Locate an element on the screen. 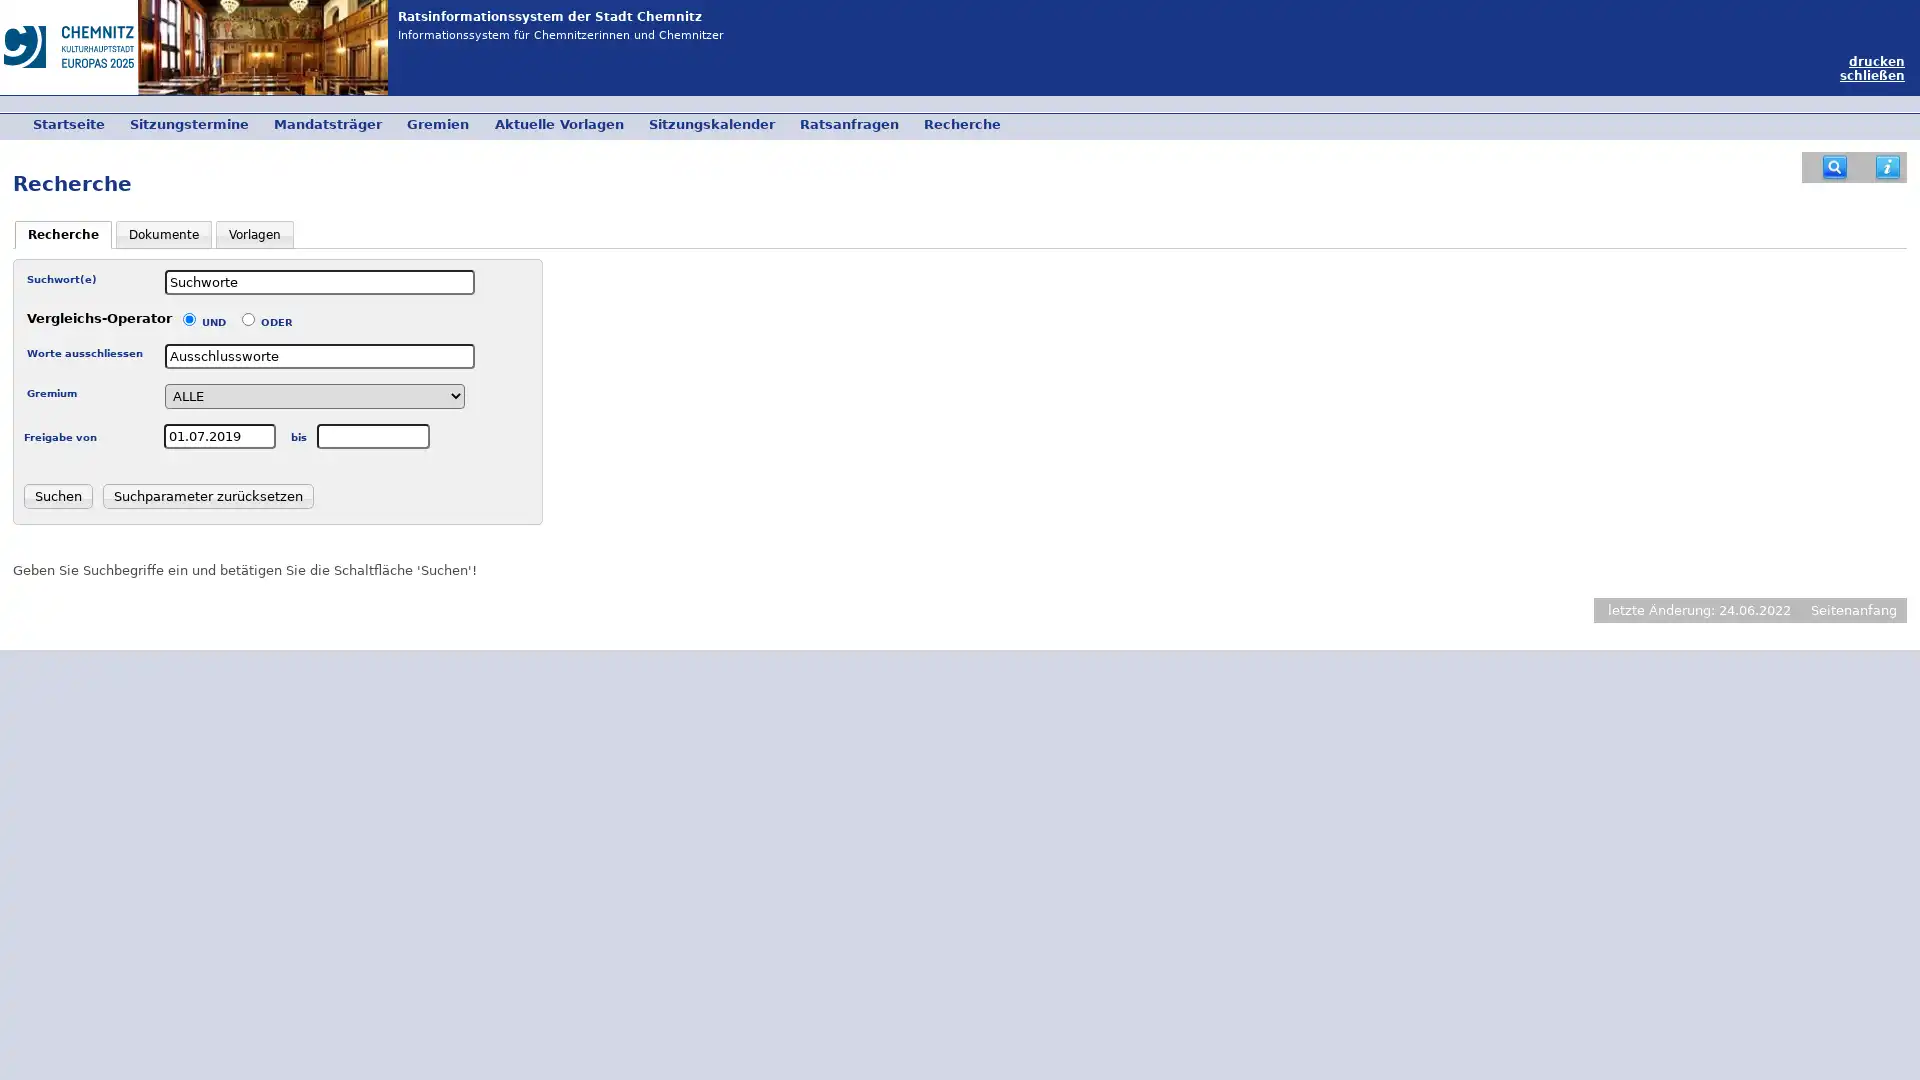  Suchparameter zurucksetzen is located at coordinates (207, 495).